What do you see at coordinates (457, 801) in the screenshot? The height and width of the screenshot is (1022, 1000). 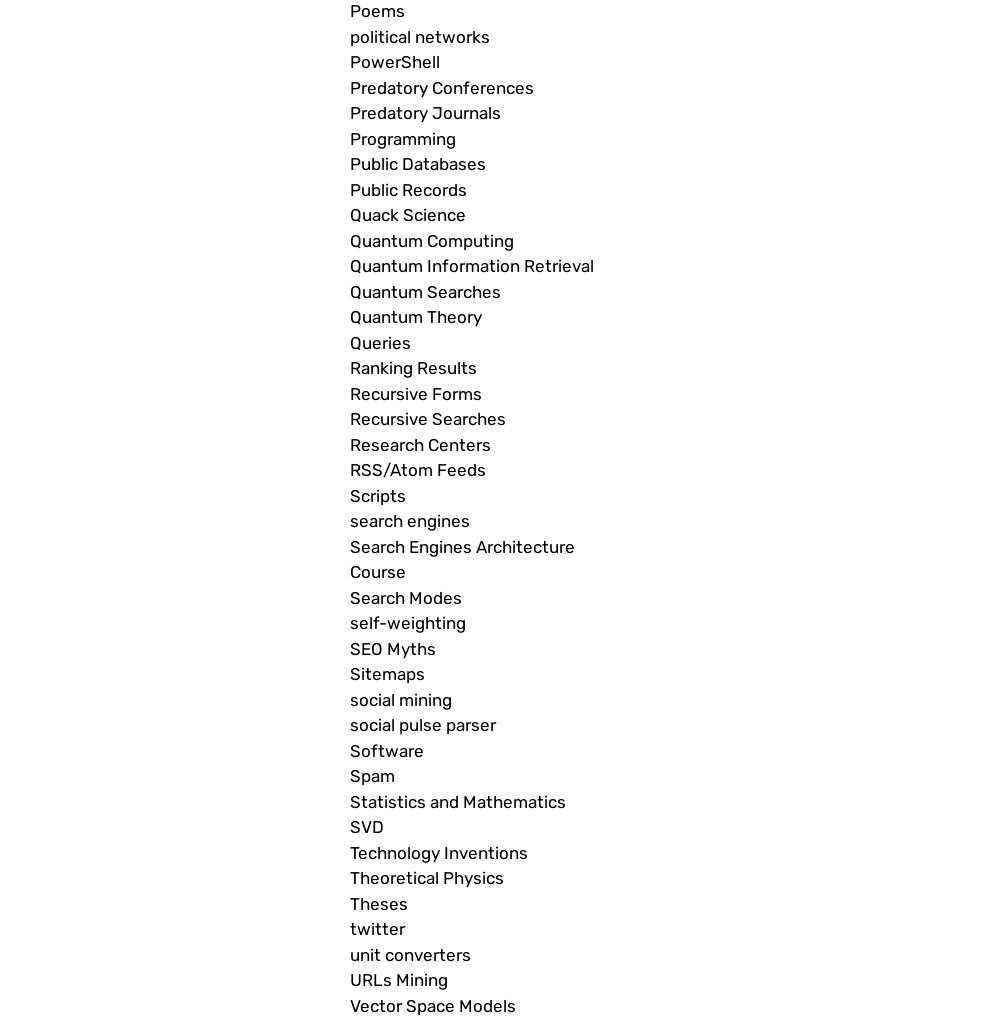 I see `'Statistics and Mathematics'` at bounding box center [457, 801].